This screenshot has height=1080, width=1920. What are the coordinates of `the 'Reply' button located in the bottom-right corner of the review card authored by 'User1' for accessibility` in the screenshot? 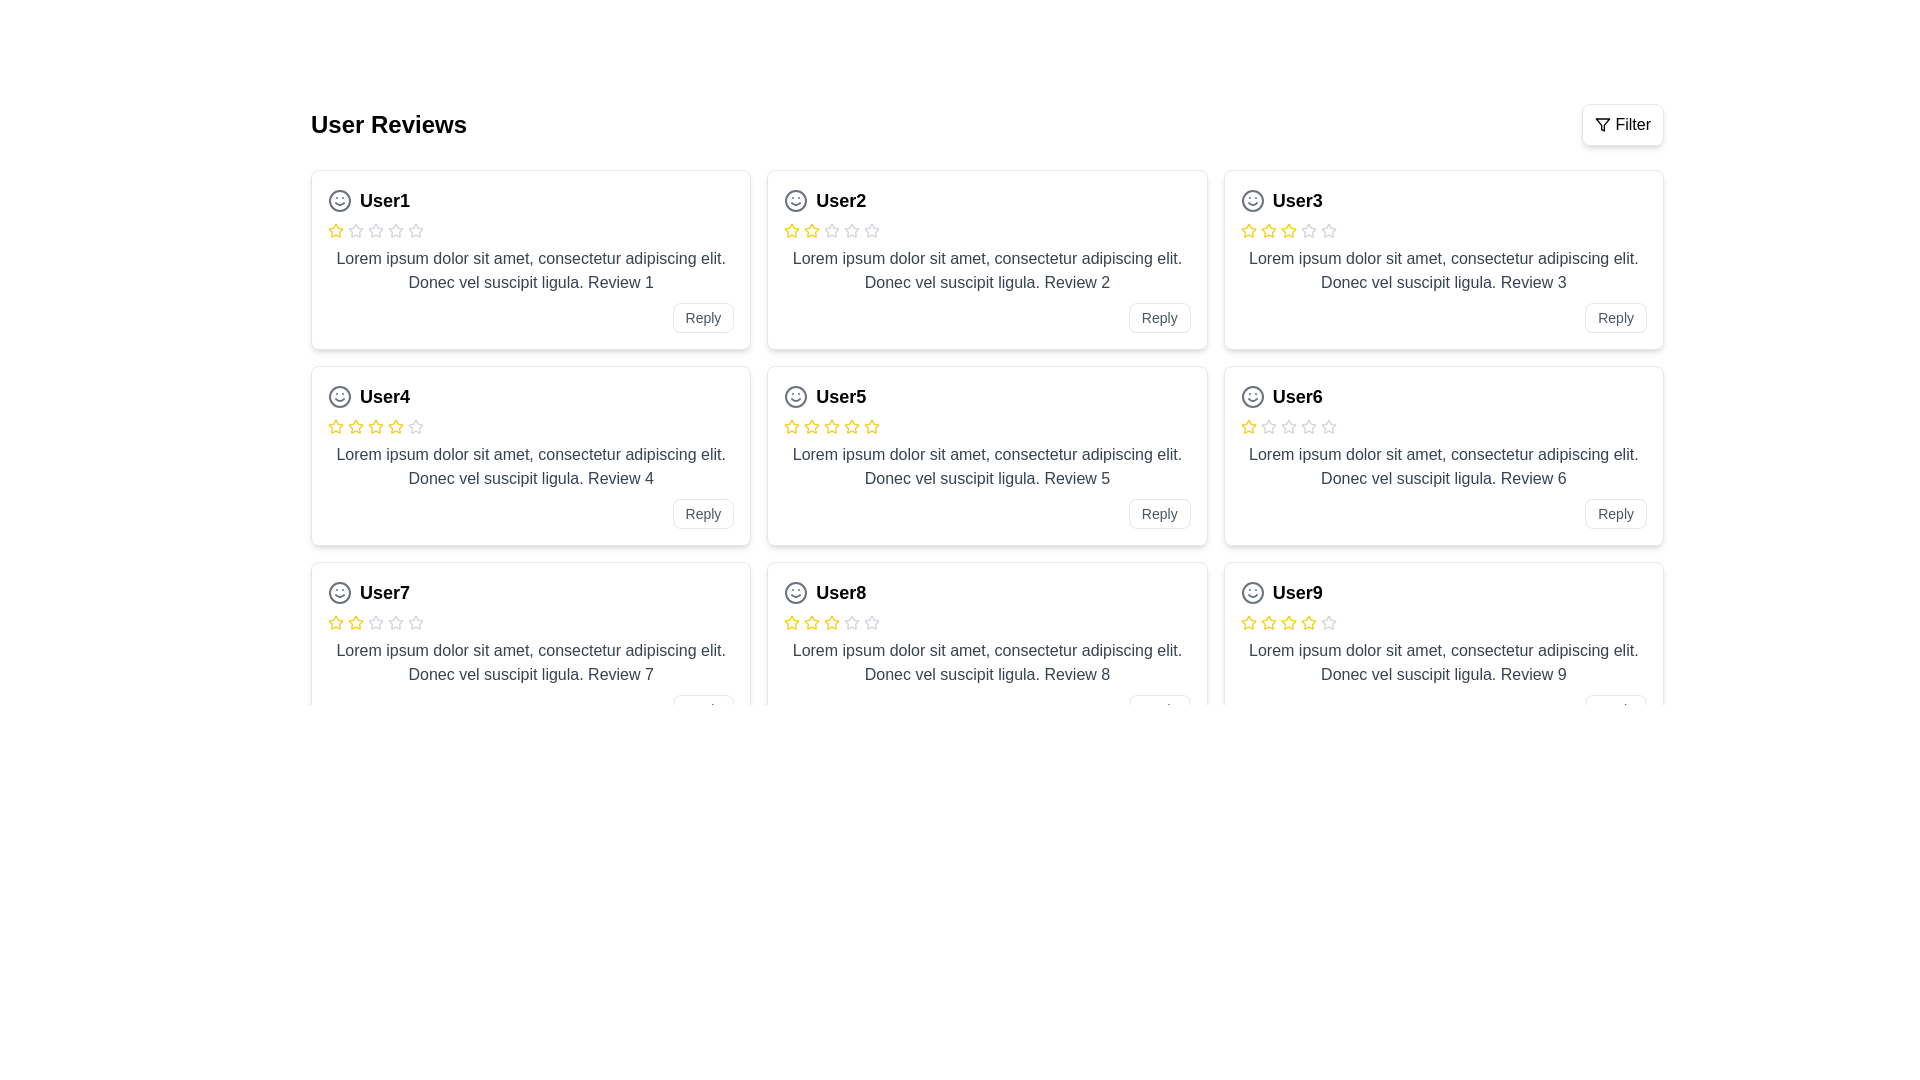 It's located at (703, 316).